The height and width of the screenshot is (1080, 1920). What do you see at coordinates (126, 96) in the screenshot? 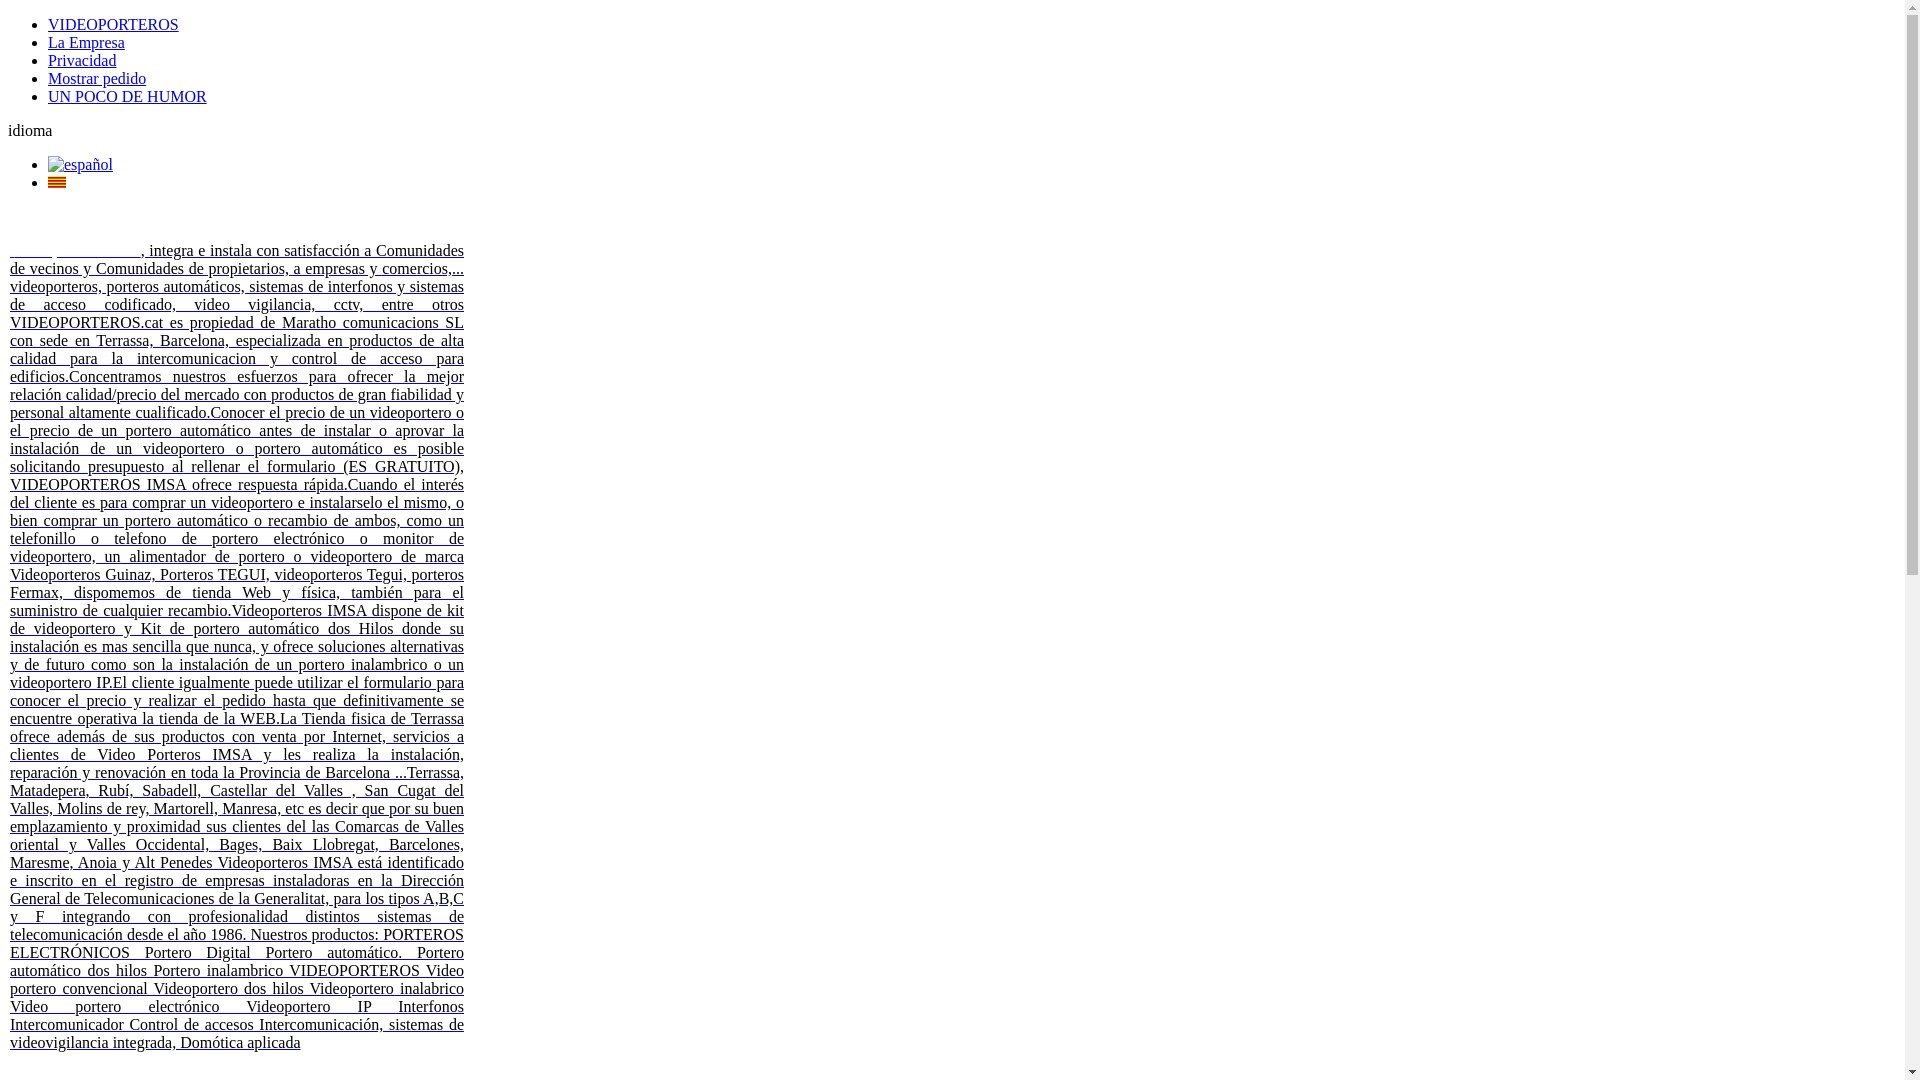
I see `'UN POCO DE HUMOR'` at bounding box center [126, 96].